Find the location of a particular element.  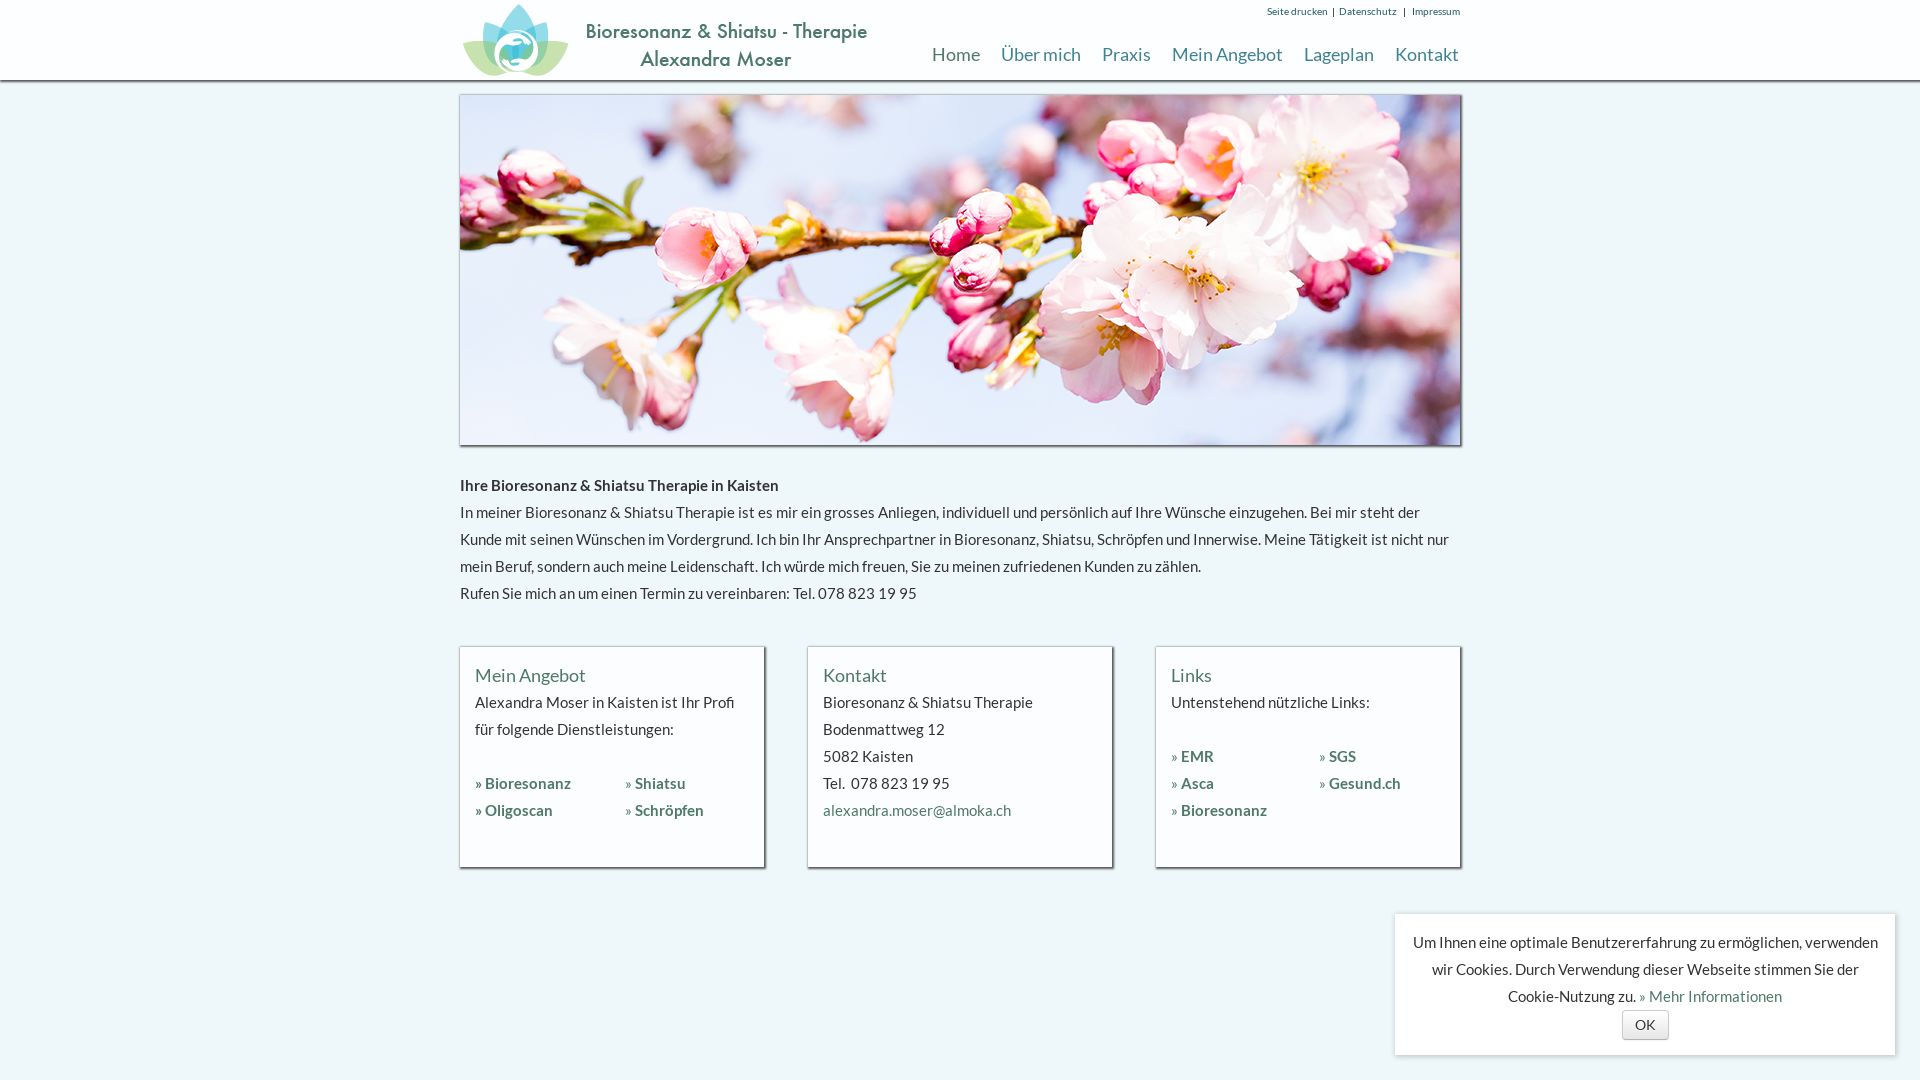

'Datenschutz' is located at coordinates (1367, 11).